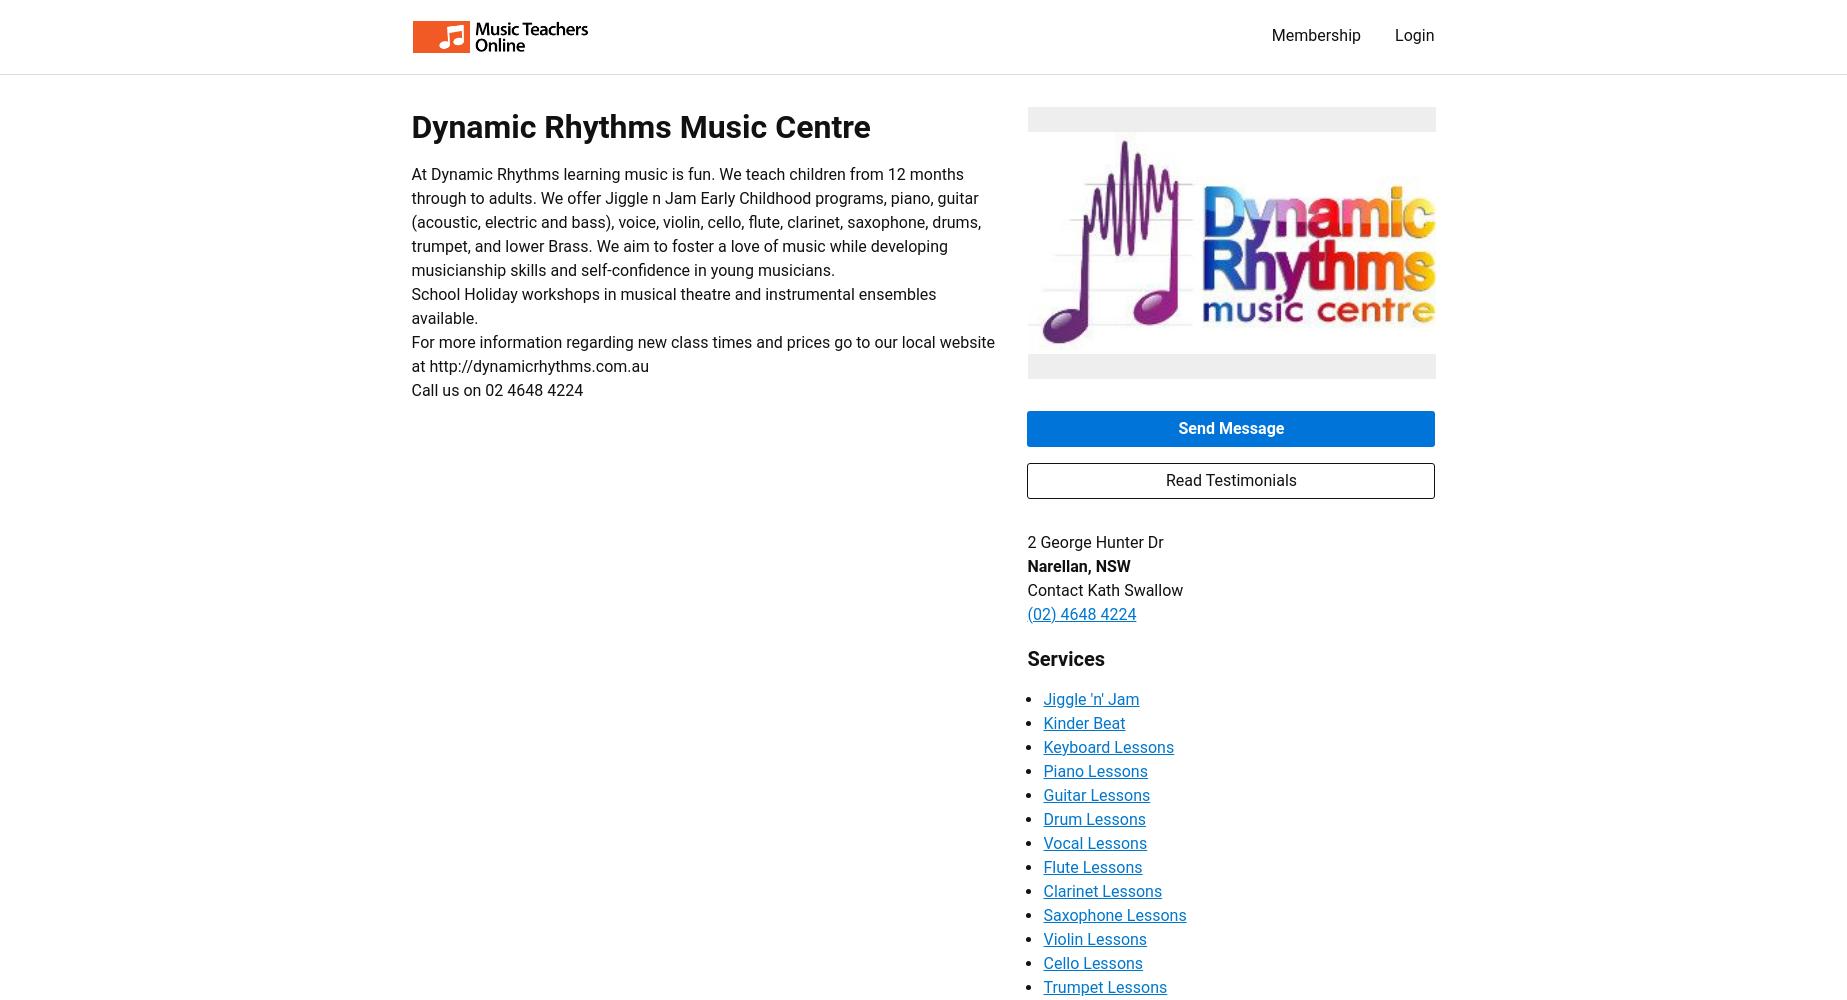  What do you see at coordinates (410, 221) in the screenshot?
I see `'At Dynamic Rhythms learning music is fun. We teach children from 12 months through to adults. We offer Jiggle n Jam Early Childhood programs, piano, guitar (acoustic, electric and bass), voice, violin, cello, flute, clarinet, saxophone, drums, trumpet, and lower Brass. We aim to foster a love of music while developing musicianship skills and self-confidence in young musicians.'` at bounding box center [410, 221].